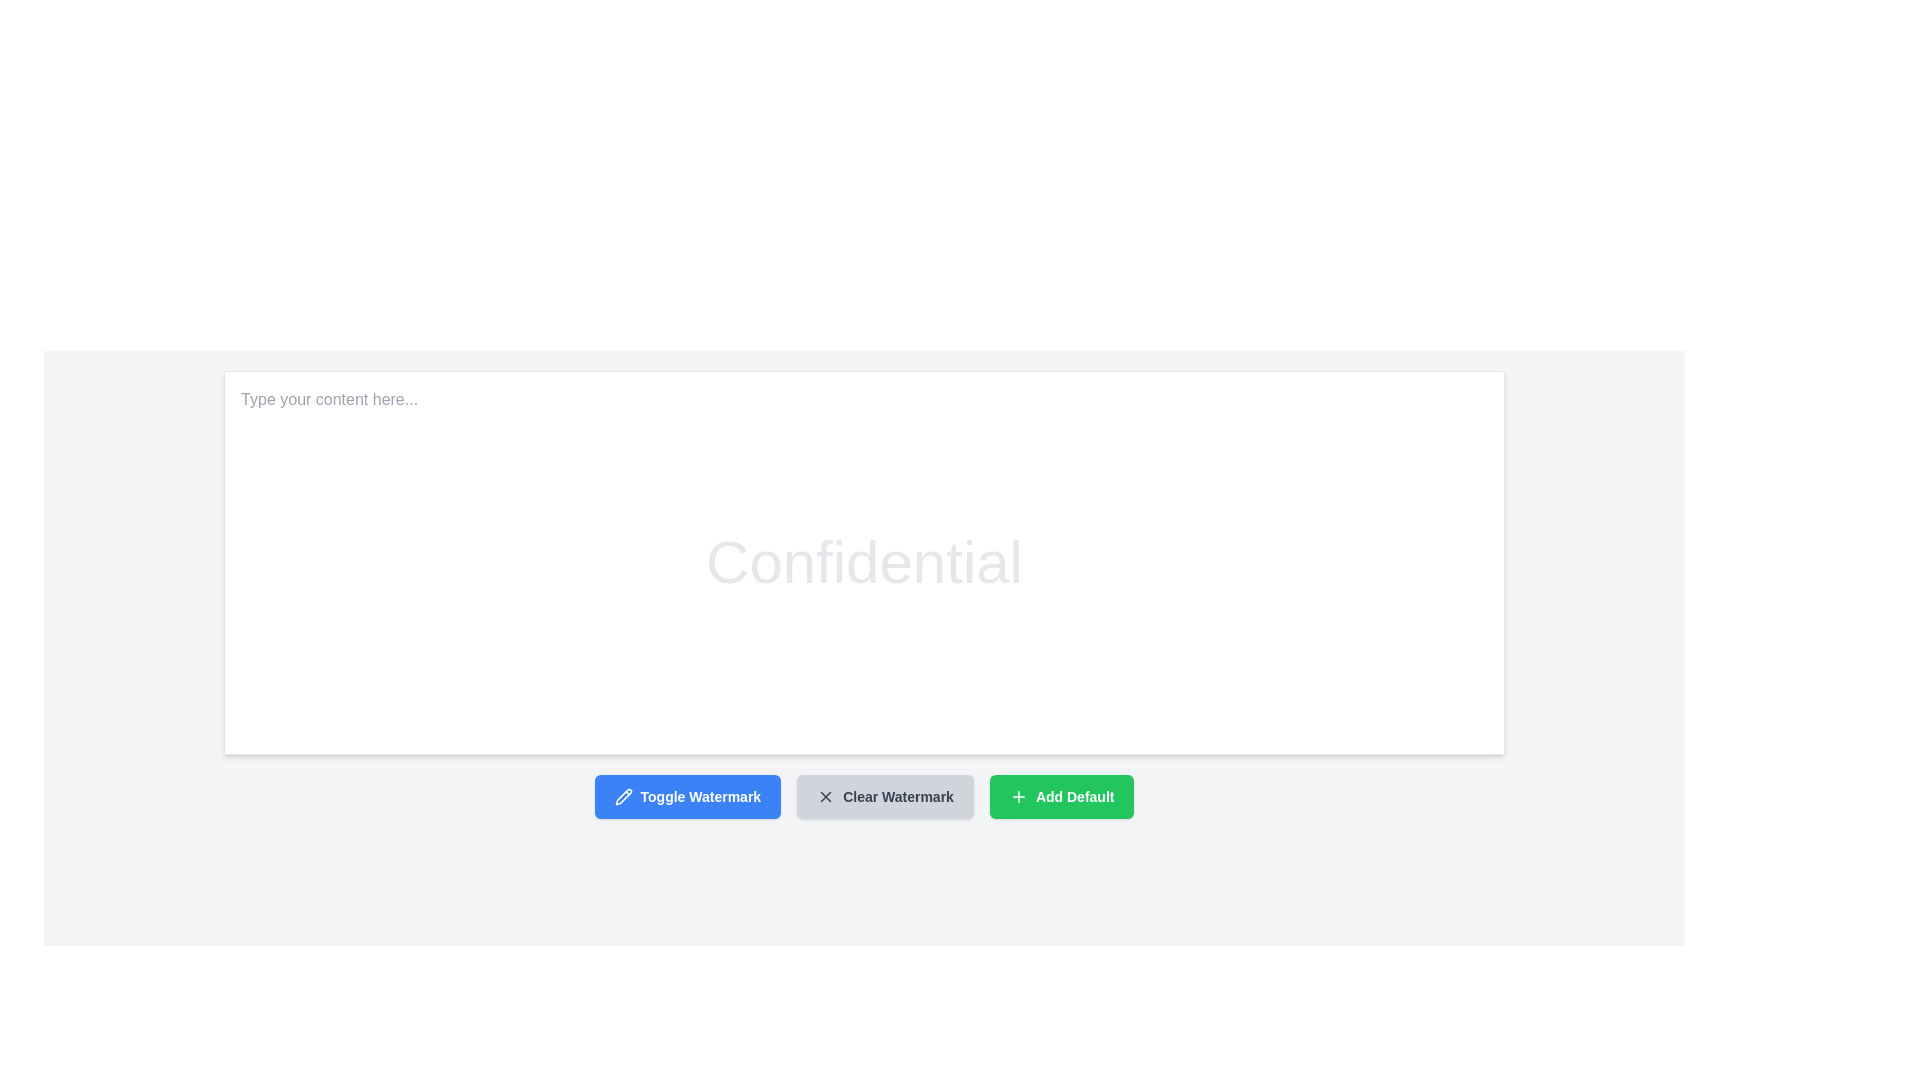 The height and width of the screenshot is (1080, 1920). I want to click on the 'Clear Watermark' button, so click(884, 796).